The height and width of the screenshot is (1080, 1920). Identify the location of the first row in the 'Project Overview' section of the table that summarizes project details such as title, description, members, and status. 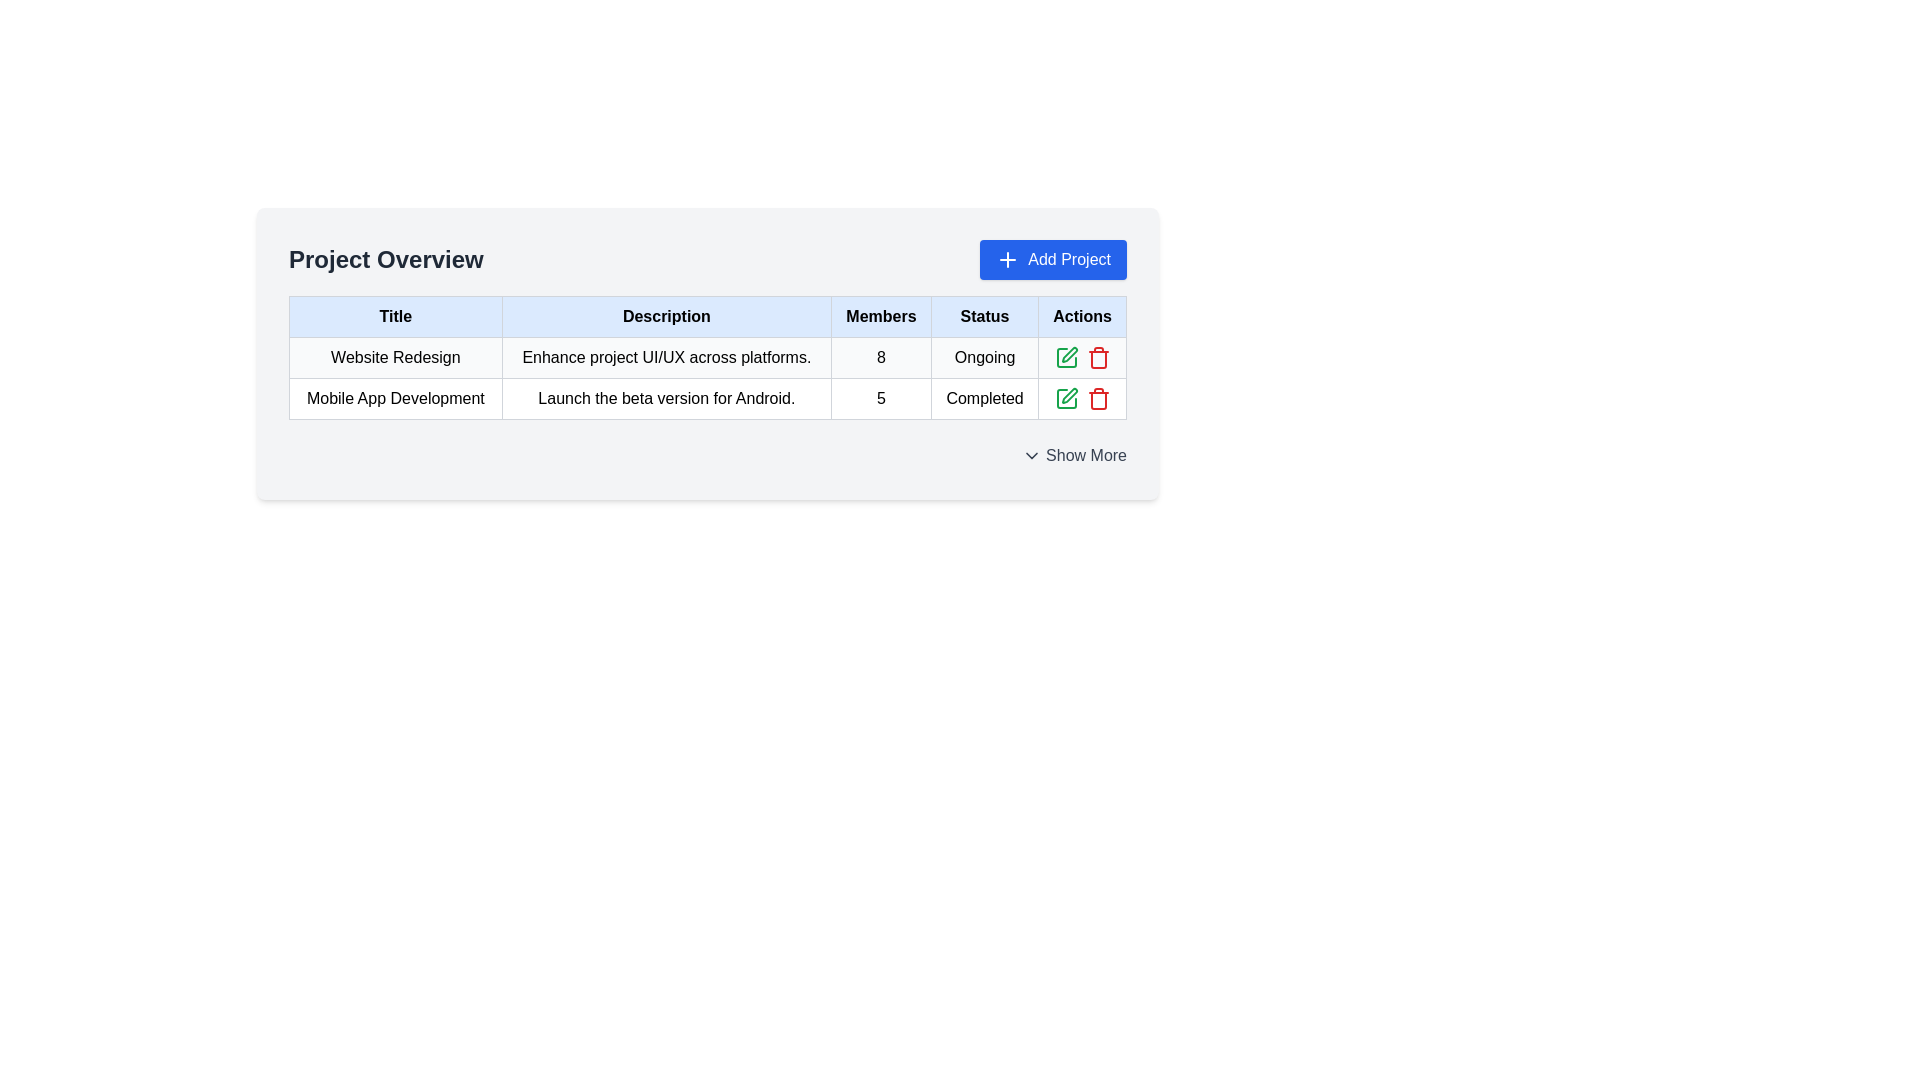
(708, 378).